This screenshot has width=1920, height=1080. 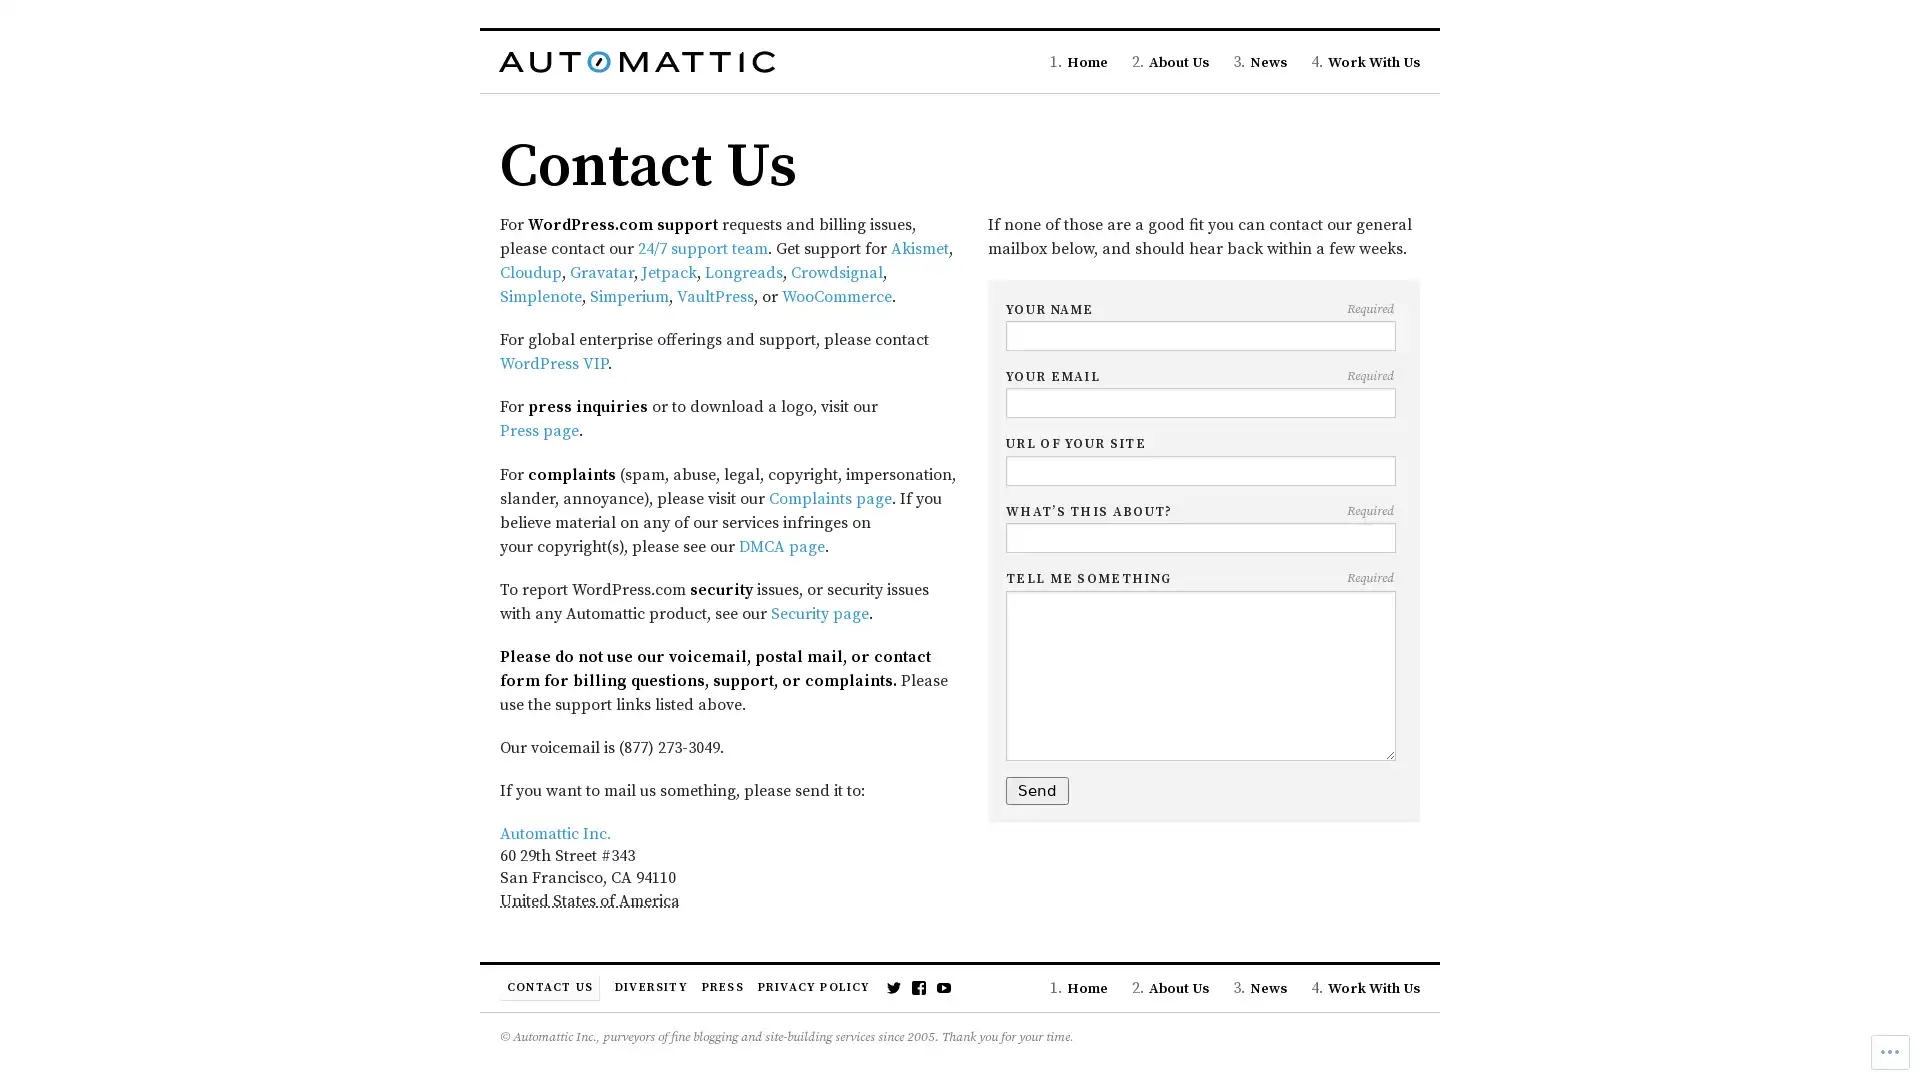 I want to click on Send, so click(x=1037, y=789).